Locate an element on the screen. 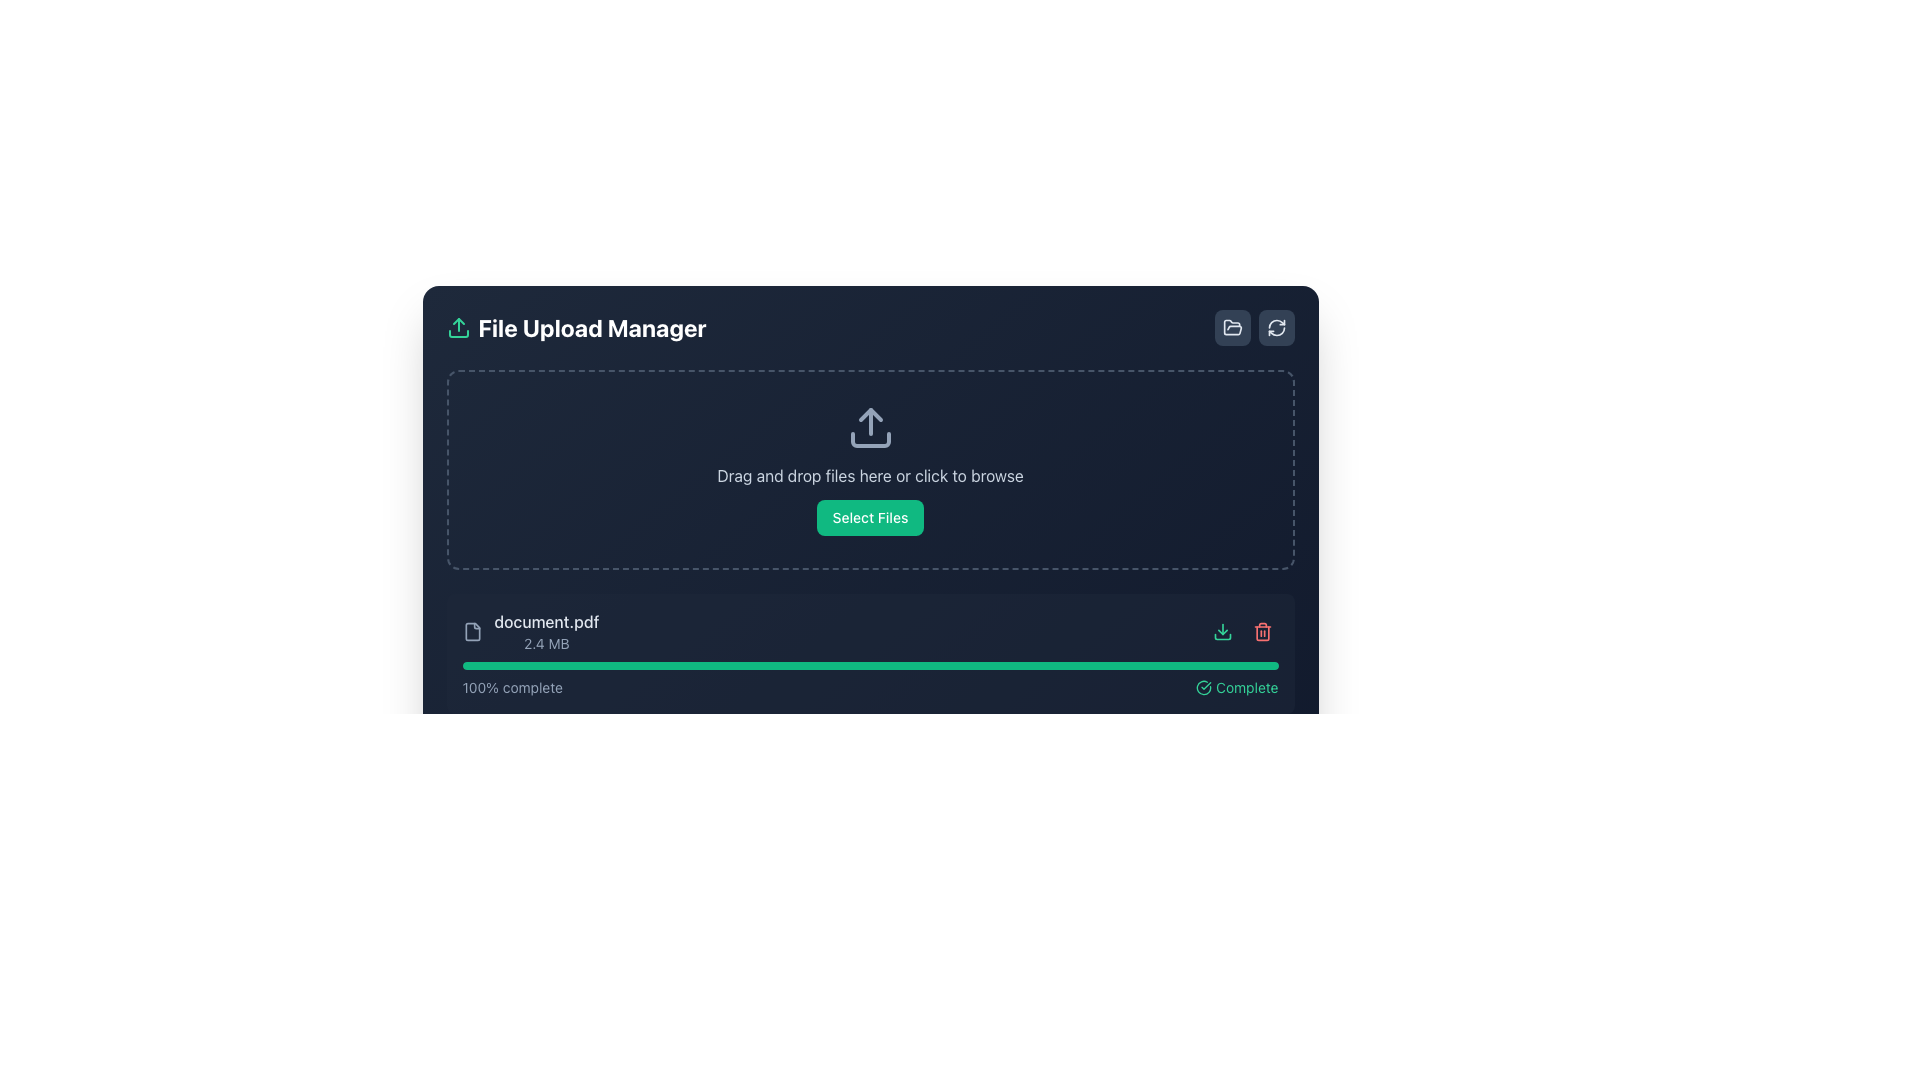 This screenshot has width=1920, height=1080. the upwards arrow icon that is prominently displayed in the center of the interface is located at coordinates (870, 427).